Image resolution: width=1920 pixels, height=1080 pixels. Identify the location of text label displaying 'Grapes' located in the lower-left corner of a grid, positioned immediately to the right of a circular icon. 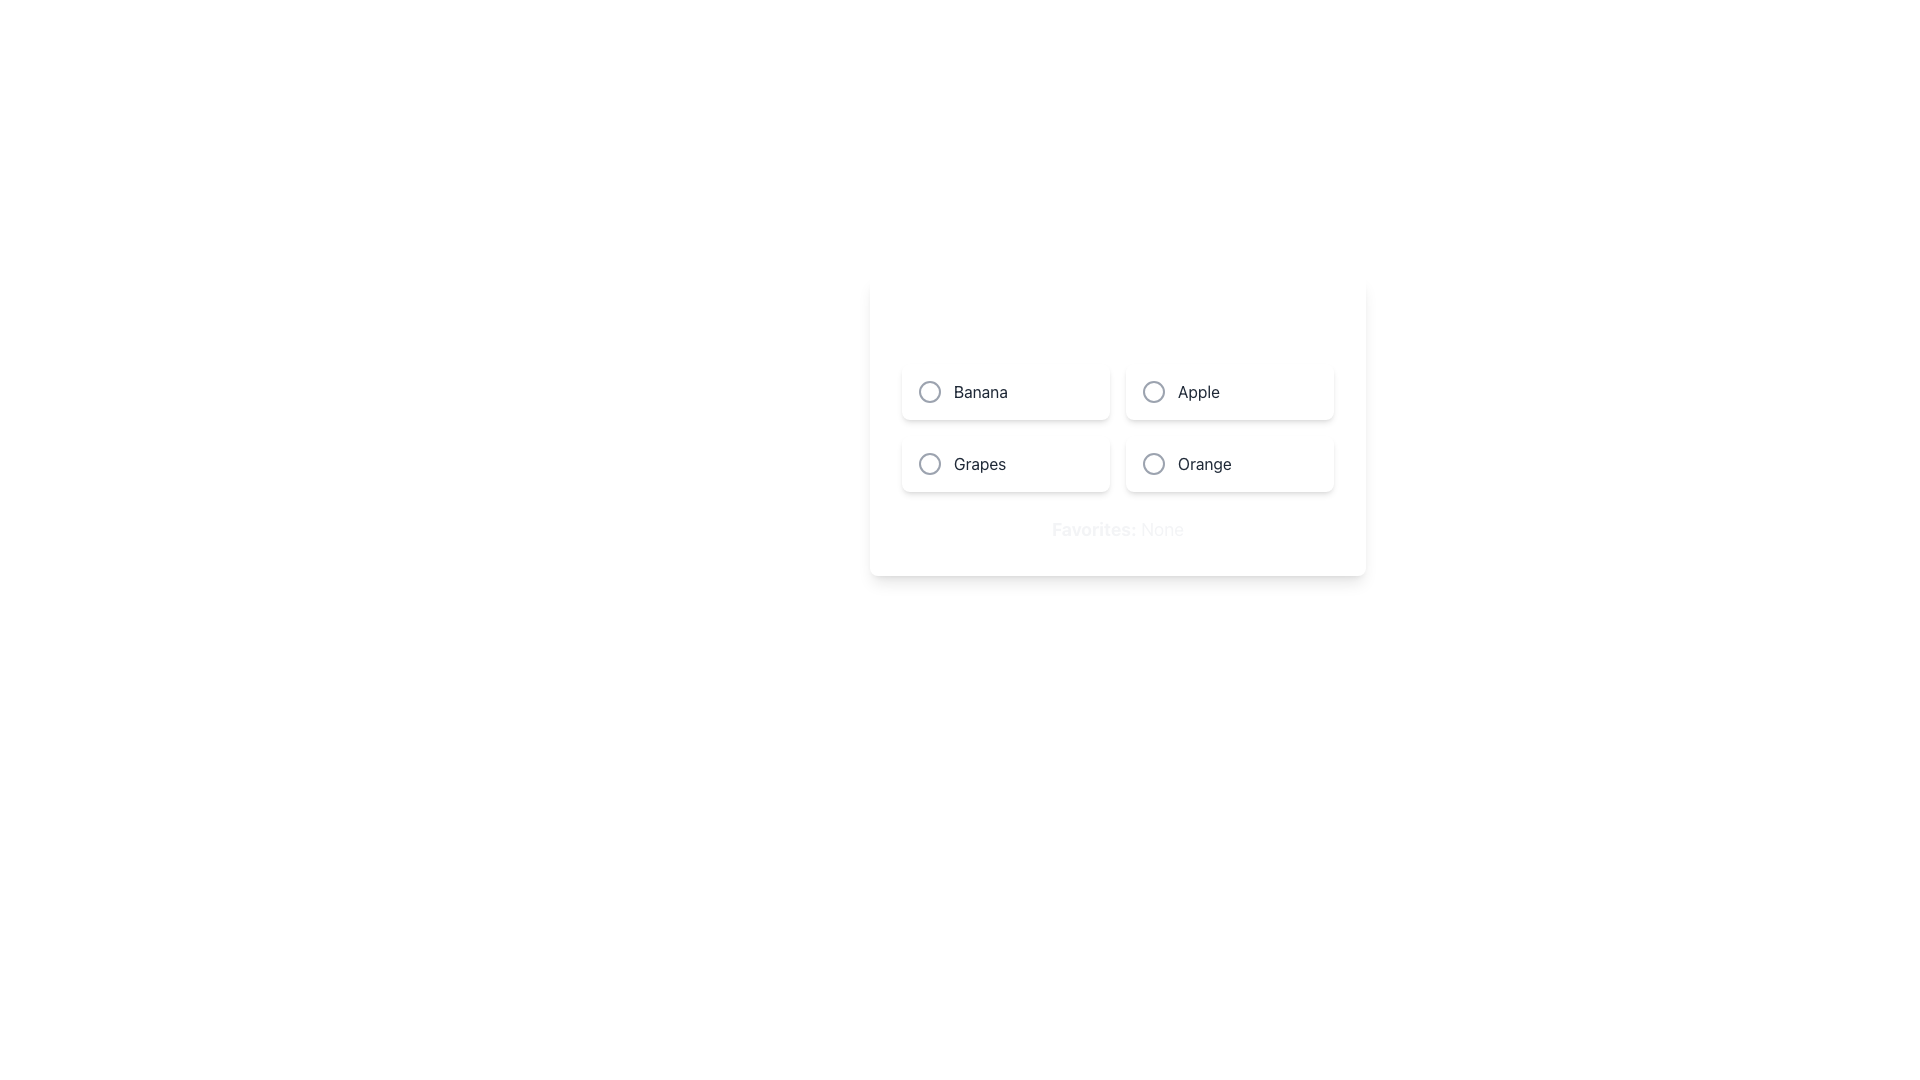
(980, 463).